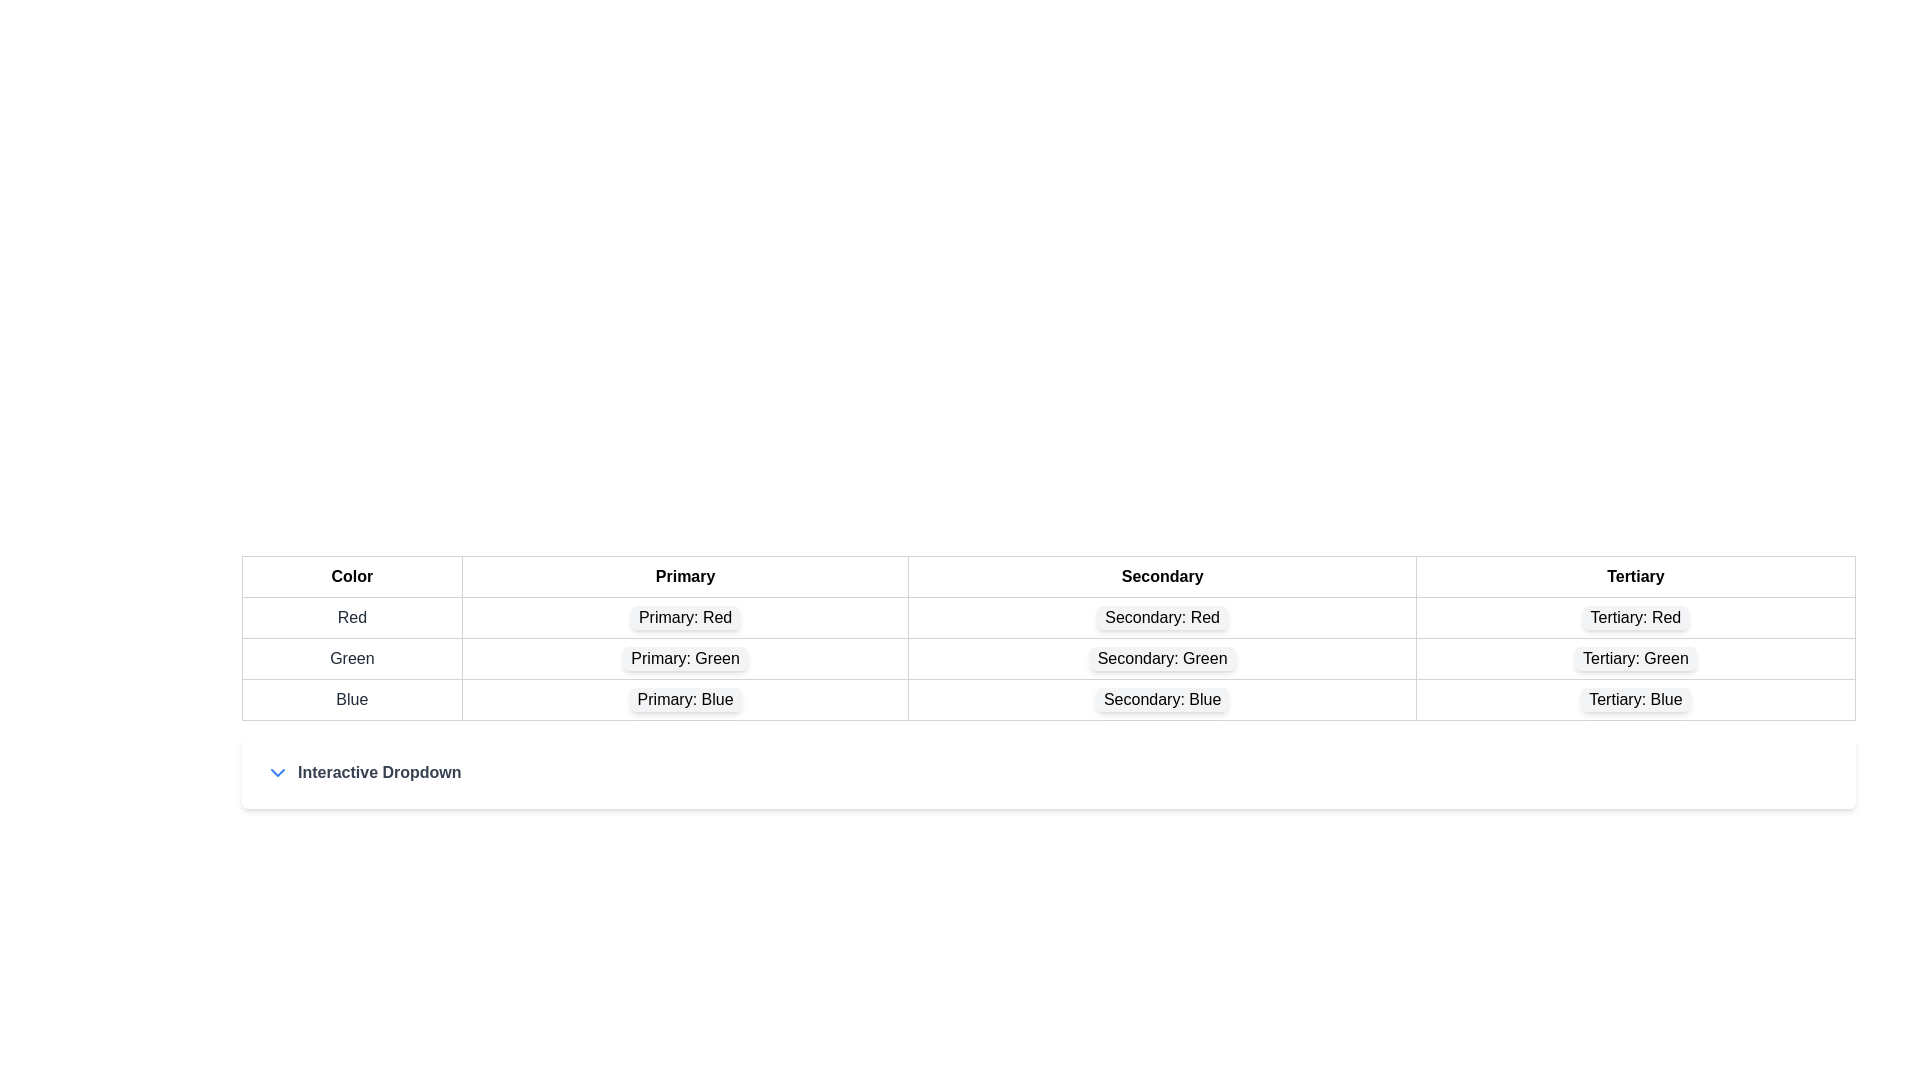 Image resolution: width=1920 pixels, height=1080 pixels. Describe the element at coordinates (685, 616) in the screenshot. I see `the label denoting the primary attribute related to the color red, located in the 'Primary' column of the table, adjacent to the 'Red' label in the 'Color' column` at that location.